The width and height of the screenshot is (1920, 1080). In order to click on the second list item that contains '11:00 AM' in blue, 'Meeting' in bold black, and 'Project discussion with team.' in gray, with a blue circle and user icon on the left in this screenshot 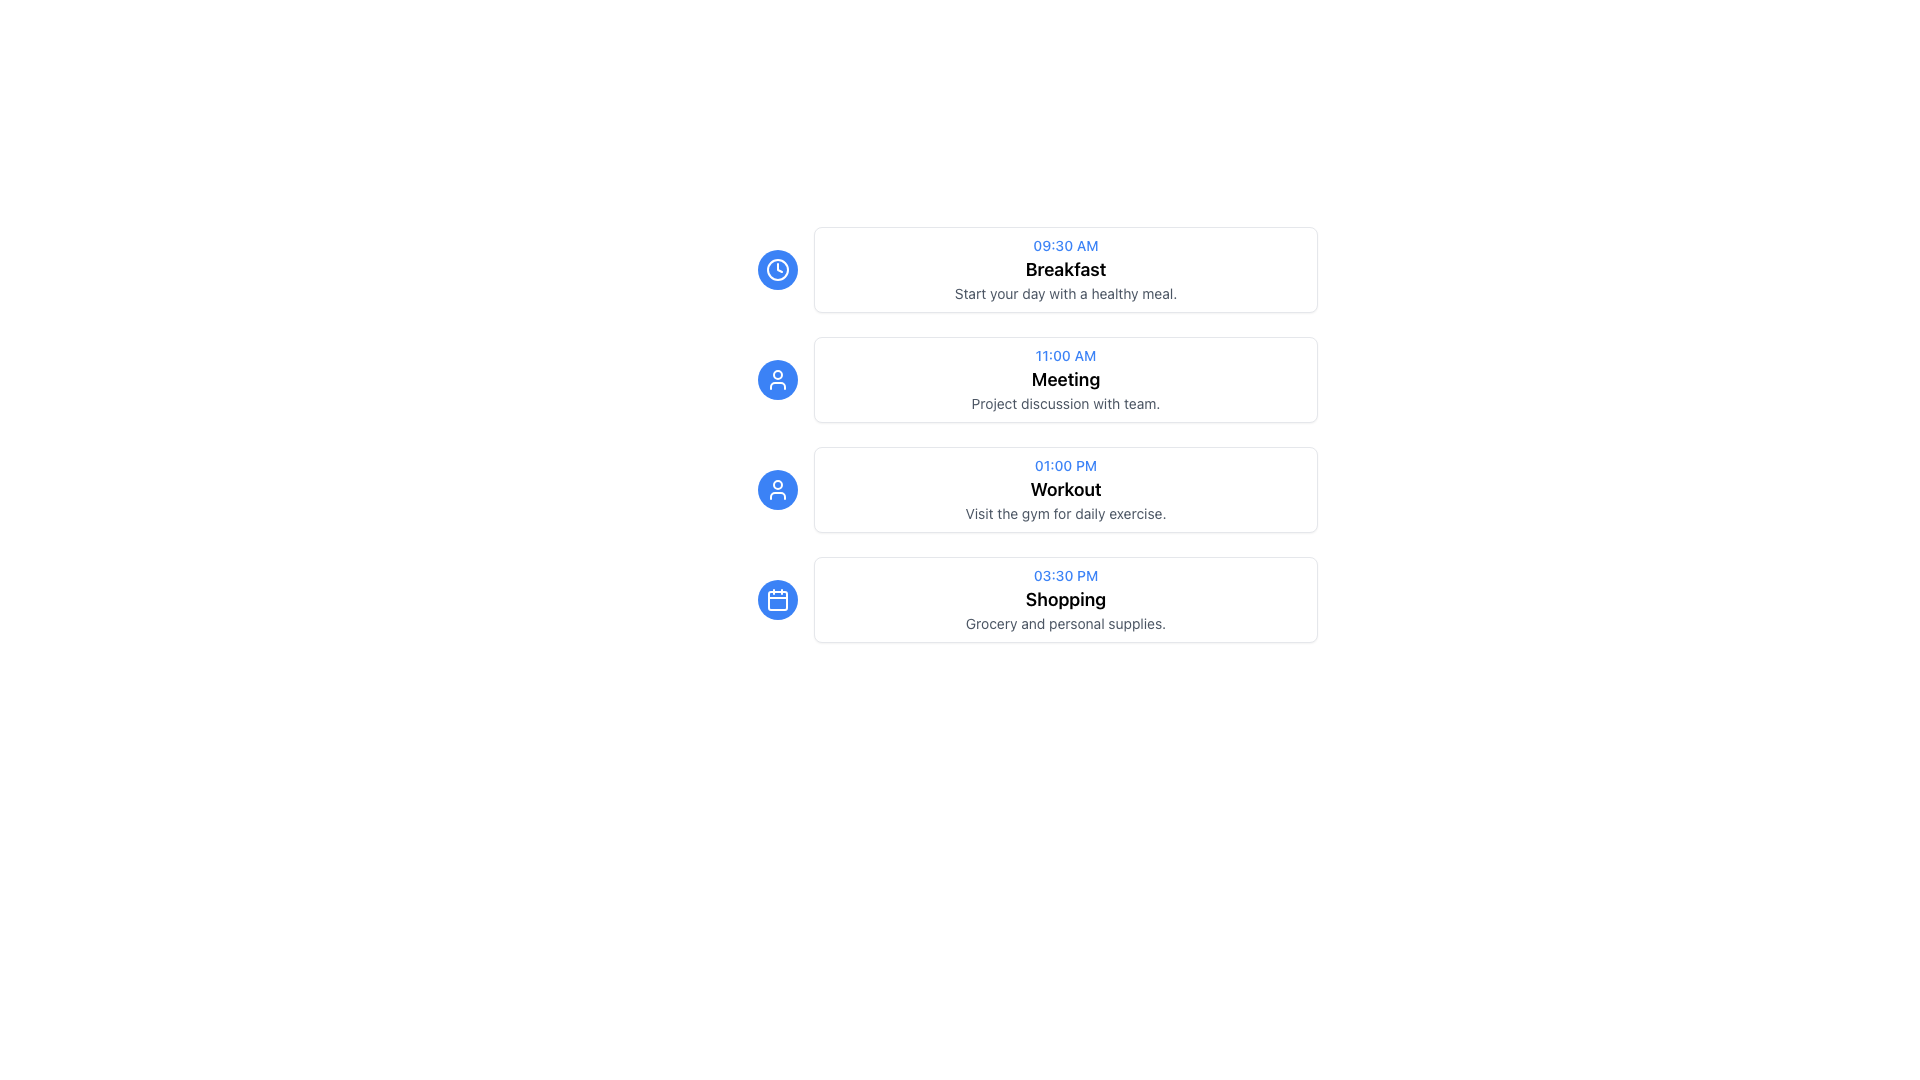, I will do `click(1030, 380)`.